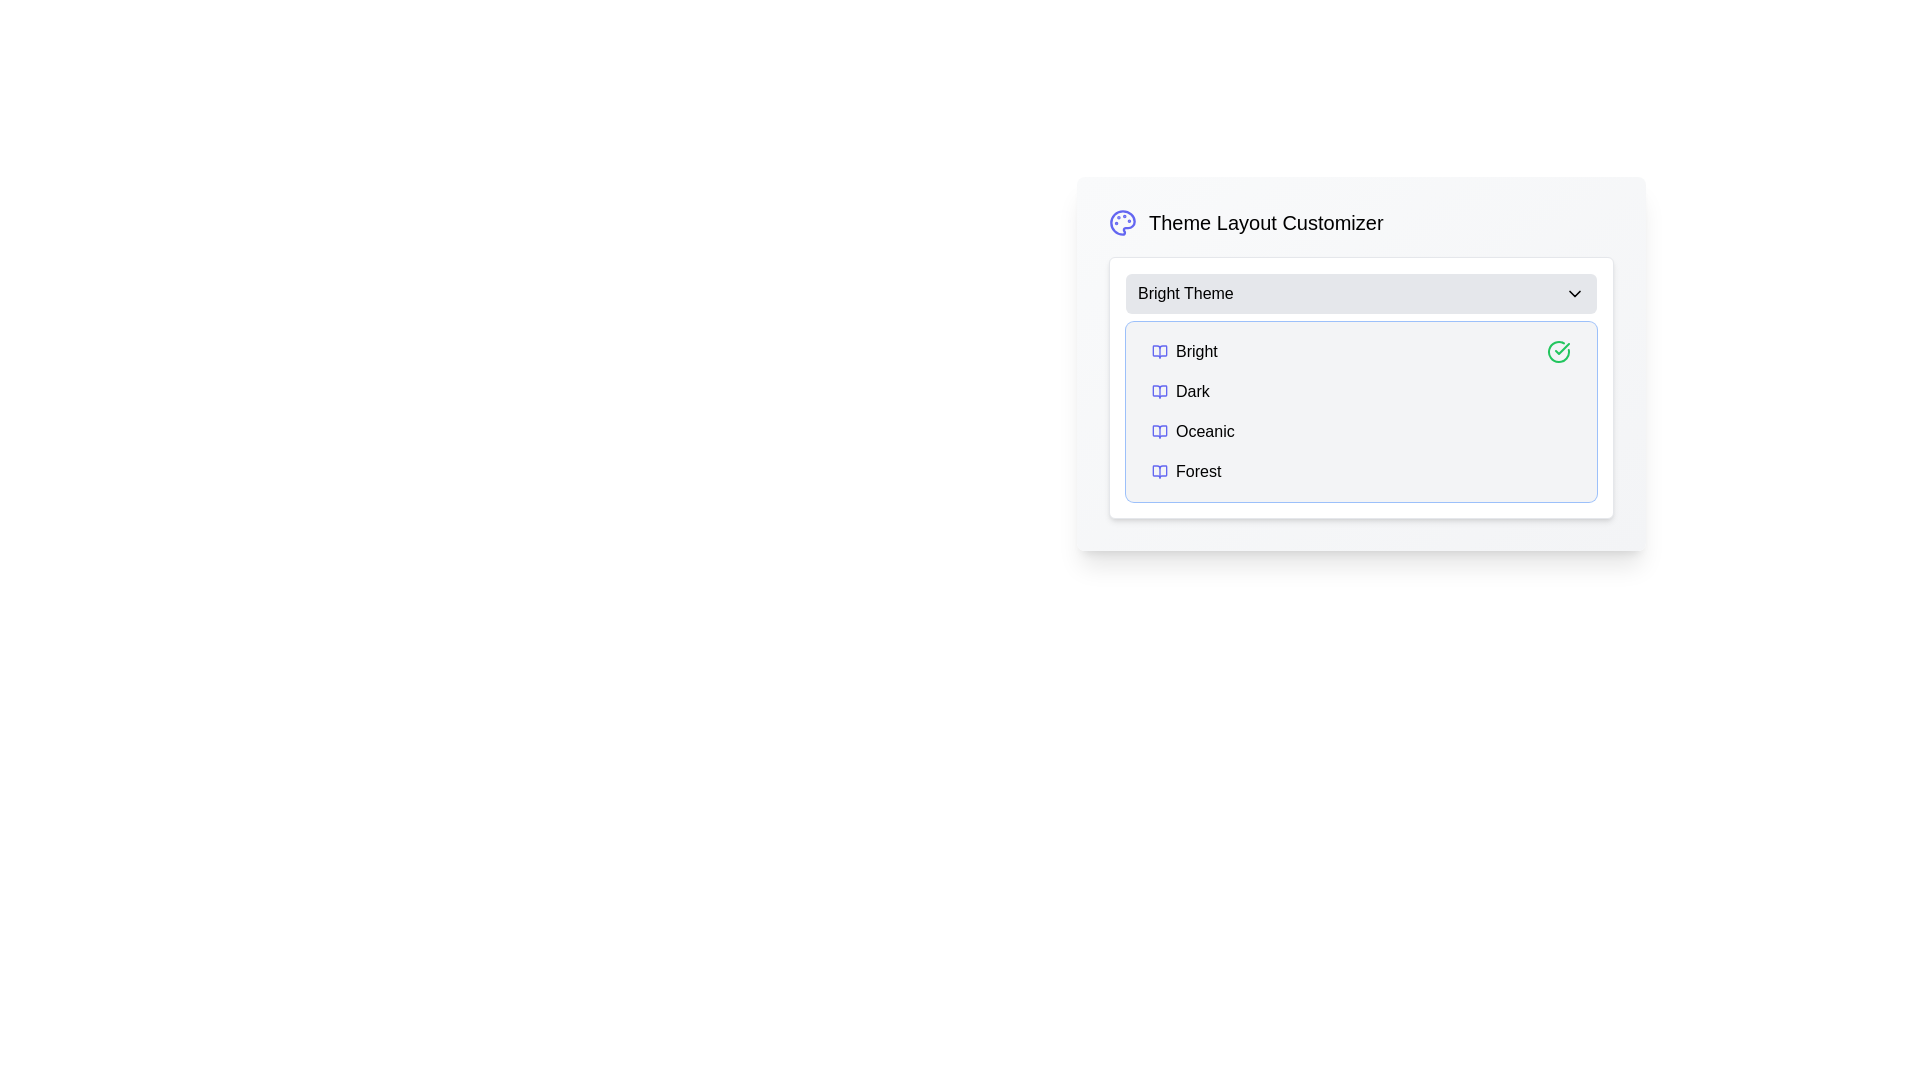 The height and width of the screenshot is (1080, 1920). Describe the element at coordinates (1360, 293) in the screenshot. I see `the Dropdown Menu at the top of the theme selection` at that location.